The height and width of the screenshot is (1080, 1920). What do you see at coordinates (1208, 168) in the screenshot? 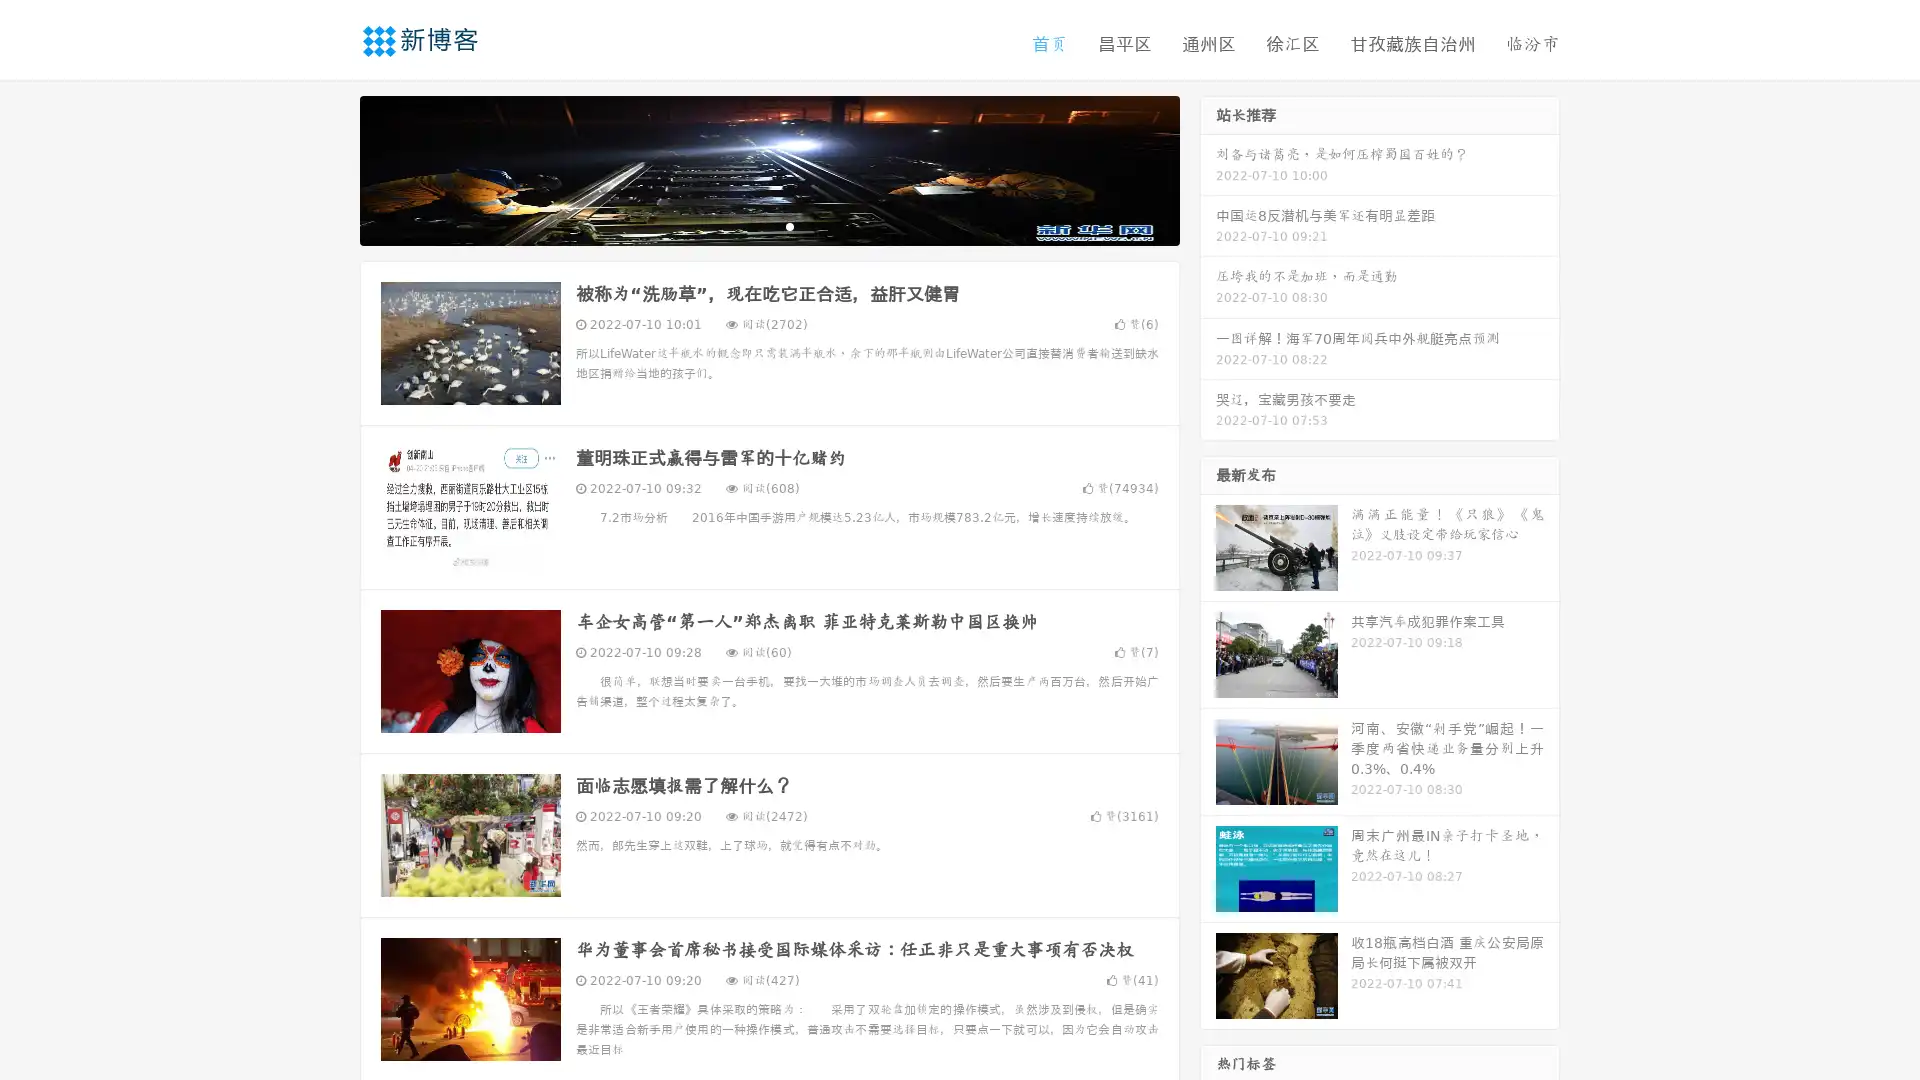
I see `Next slide` at bounding box center [1208, 168].